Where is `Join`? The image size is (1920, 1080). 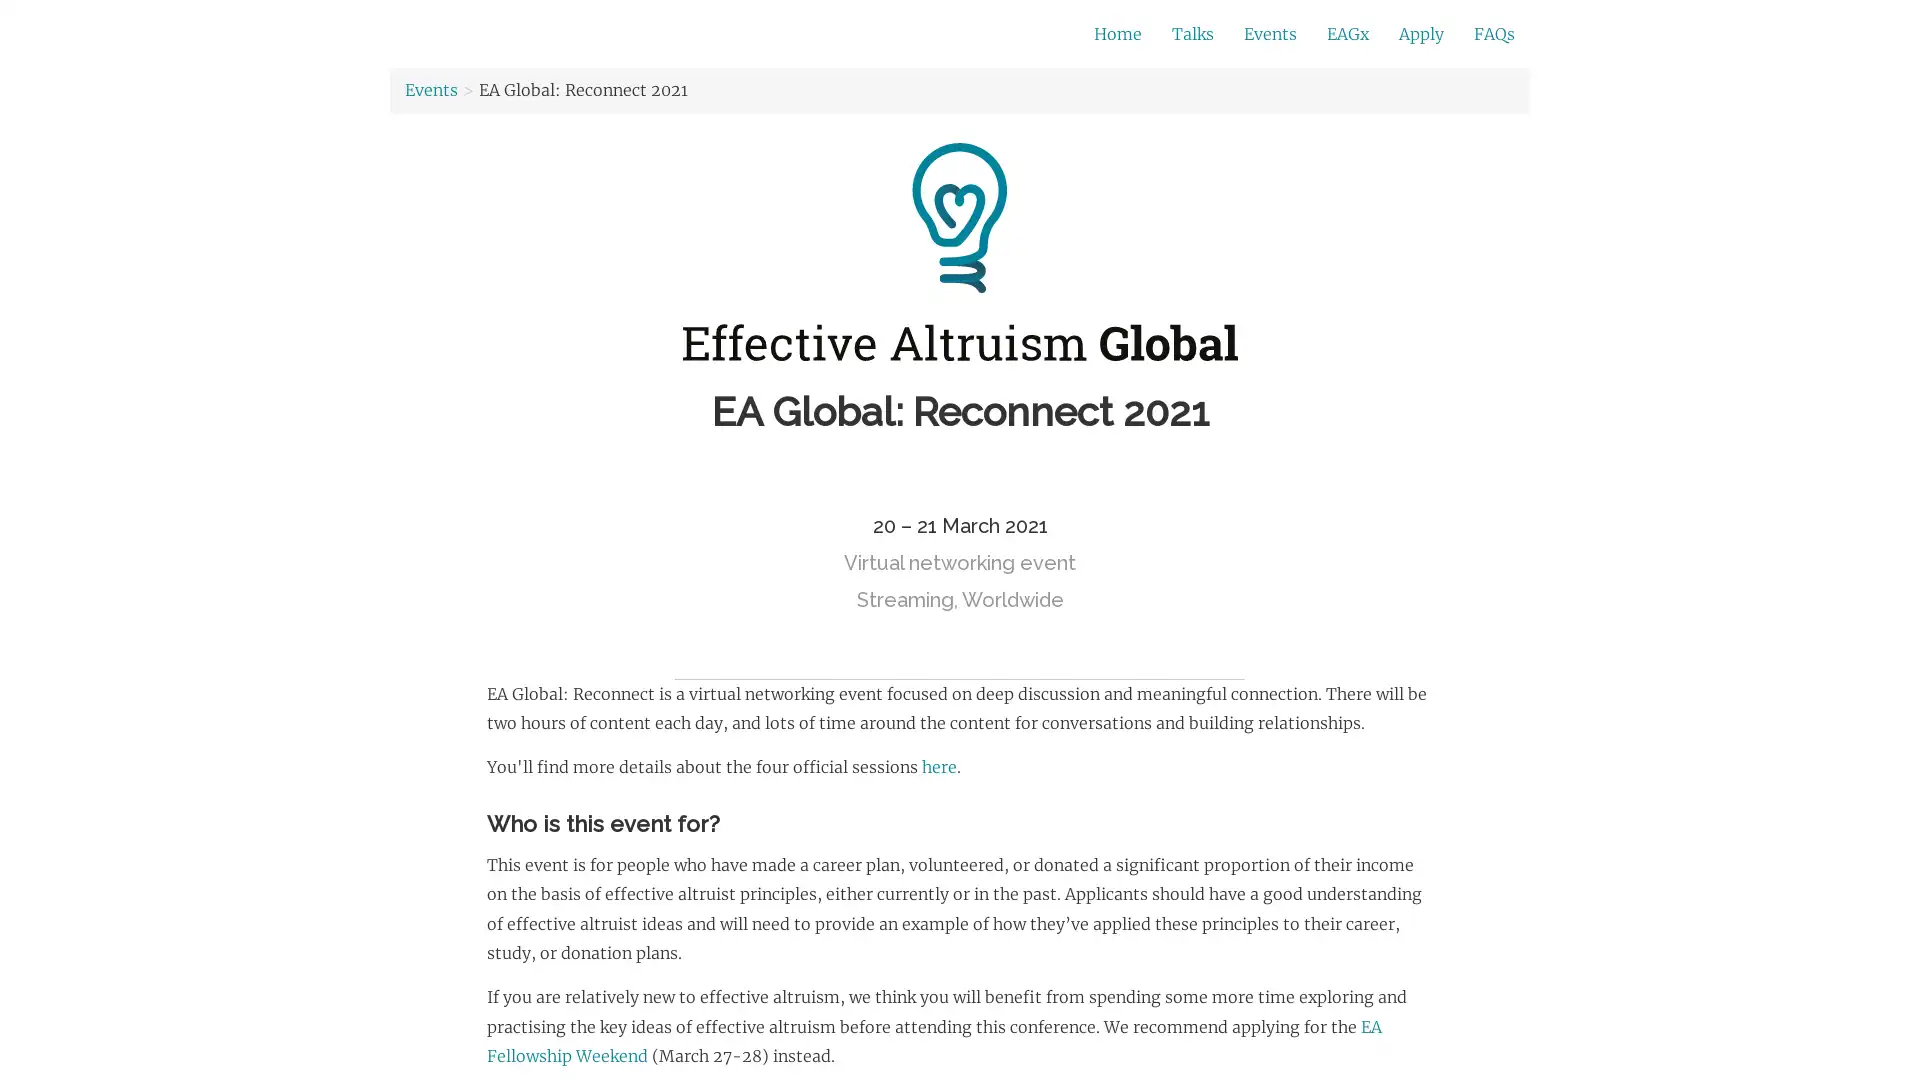
Join is located at coordinates (1309, 35).